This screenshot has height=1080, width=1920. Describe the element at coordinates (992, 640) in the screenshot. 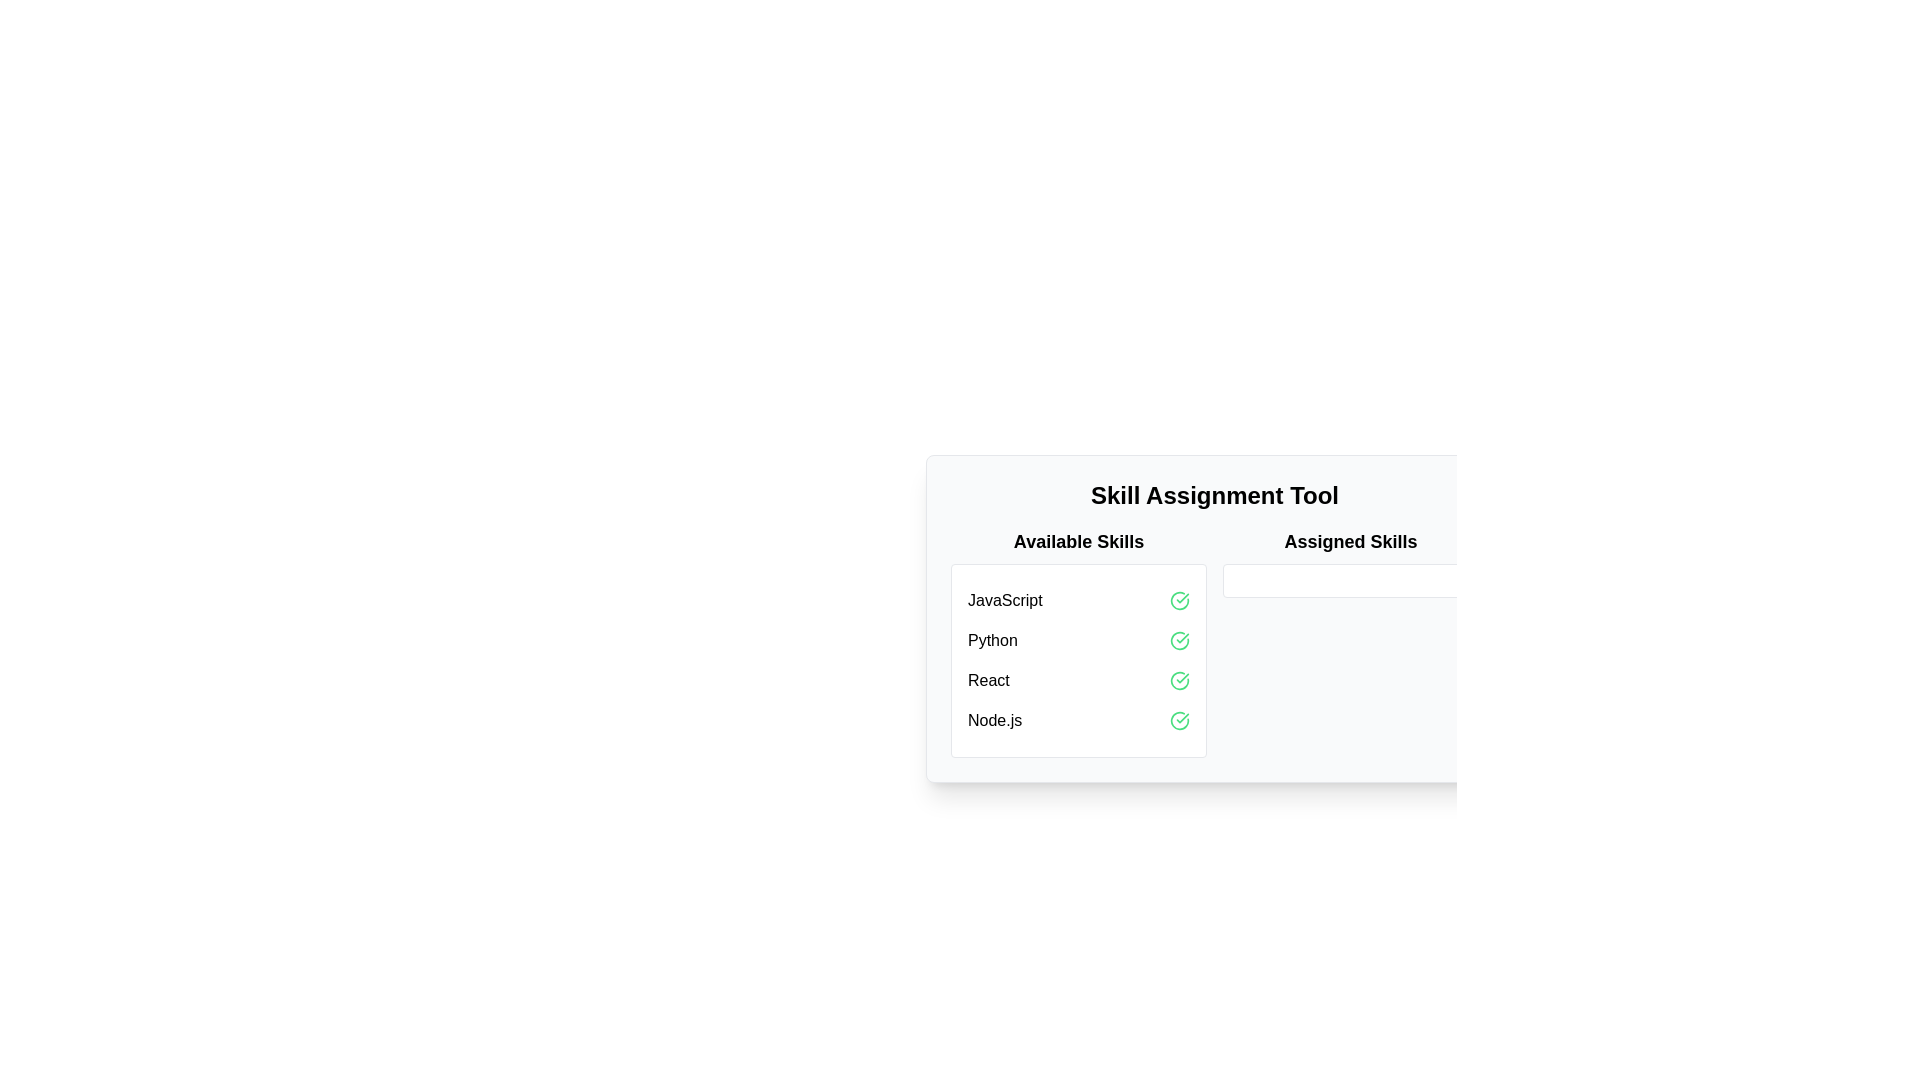

I see `the text label 'Python' in the 'Available Skills' panel, which is the second item in the list, positioned below 'JavaScript' and above 'React'` at that location.